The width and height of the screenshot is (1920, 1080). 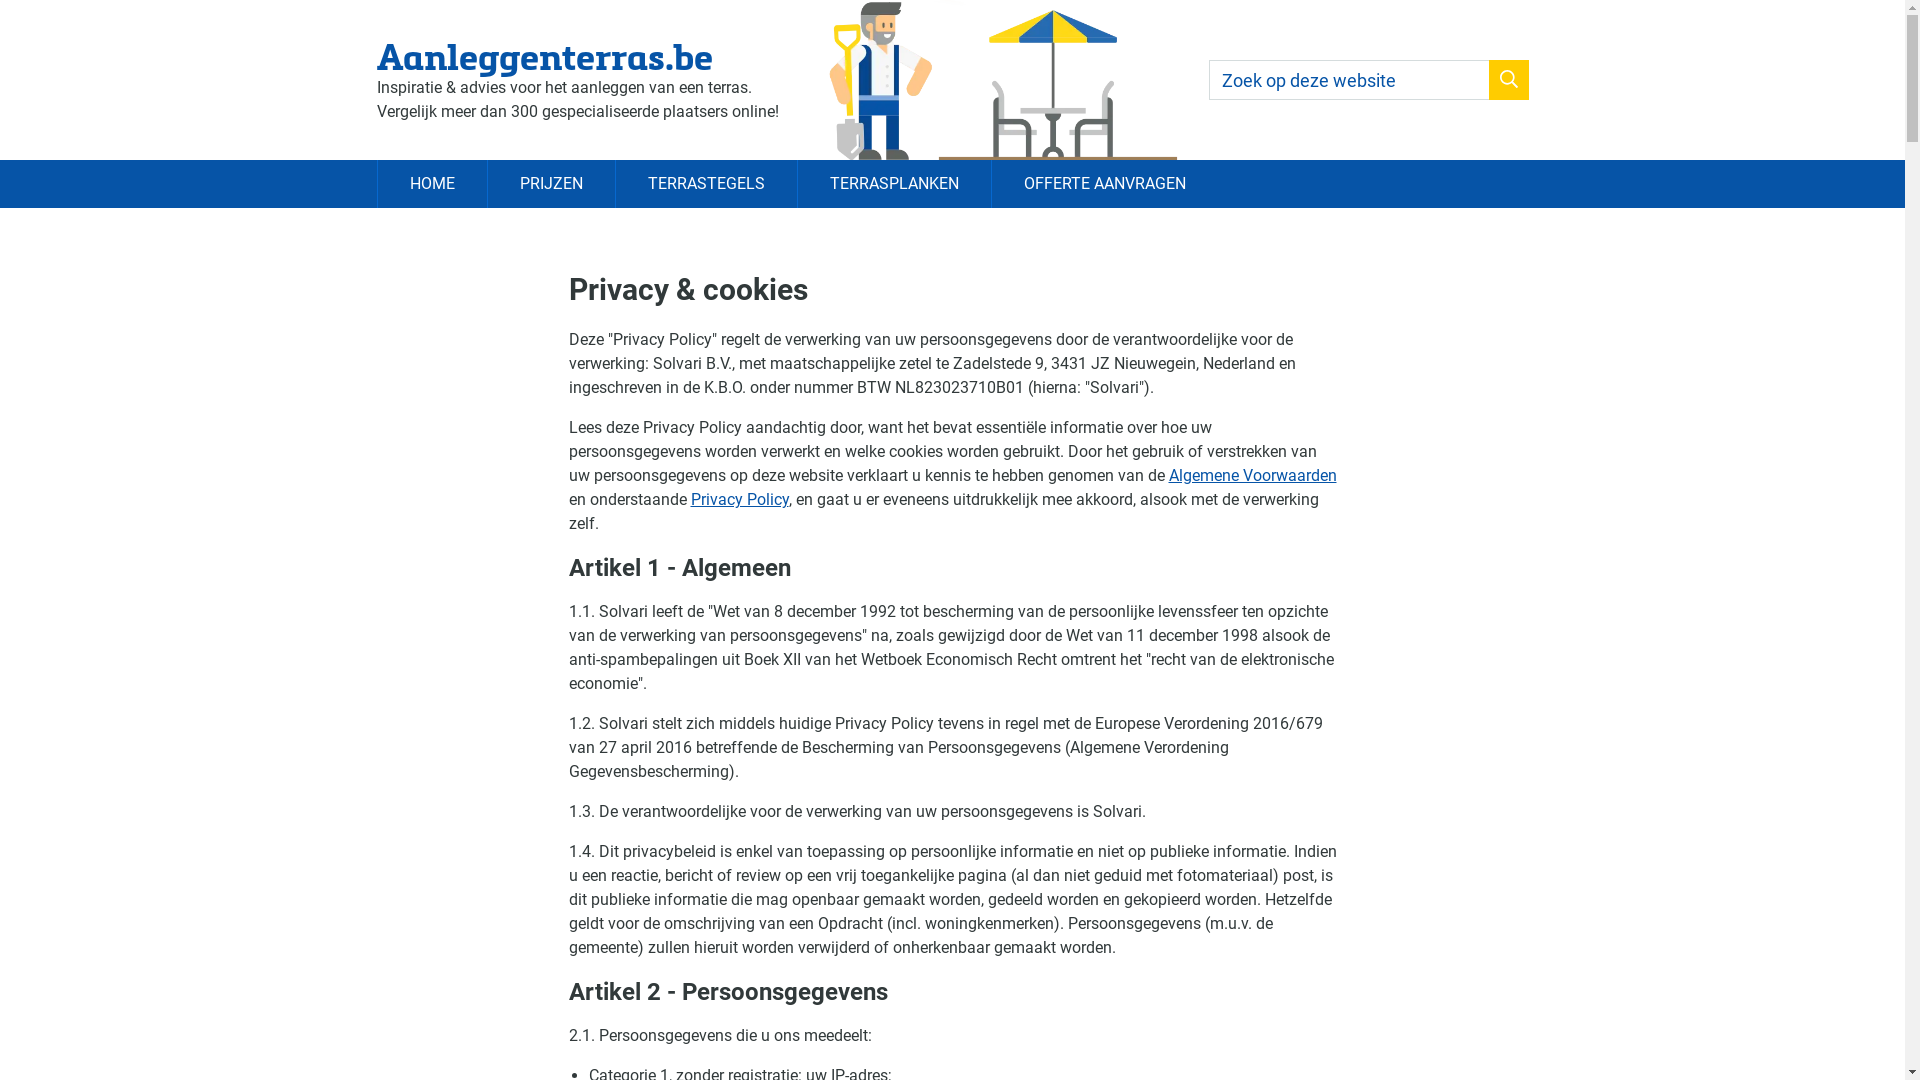 I want to click on 'PRIJZEN', so click(x=550, y=184).